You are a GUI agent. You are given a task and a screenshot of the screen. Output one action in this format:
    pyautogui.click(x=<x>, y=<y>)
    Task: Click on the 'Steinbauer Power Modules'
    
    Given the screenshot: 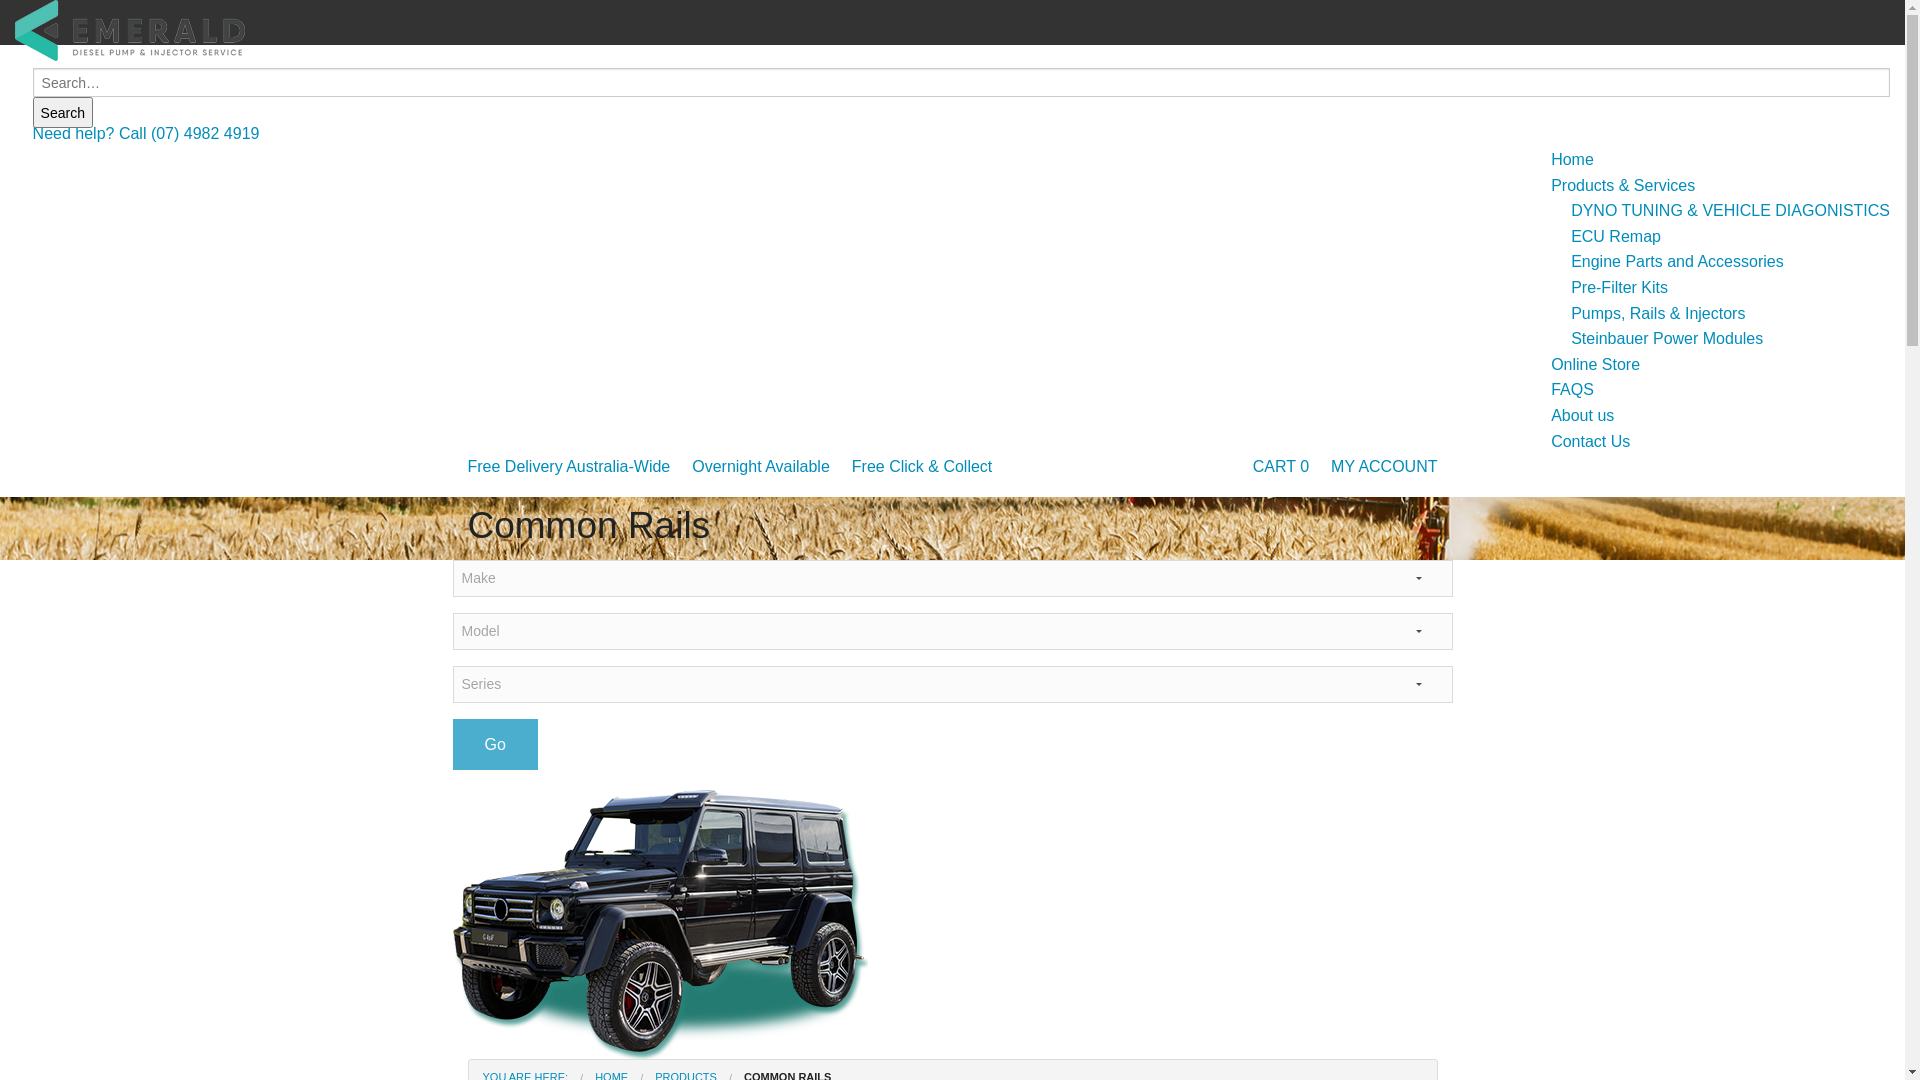 What is the action you would take?
    pyautogui.click(x=1569, y=337)
    